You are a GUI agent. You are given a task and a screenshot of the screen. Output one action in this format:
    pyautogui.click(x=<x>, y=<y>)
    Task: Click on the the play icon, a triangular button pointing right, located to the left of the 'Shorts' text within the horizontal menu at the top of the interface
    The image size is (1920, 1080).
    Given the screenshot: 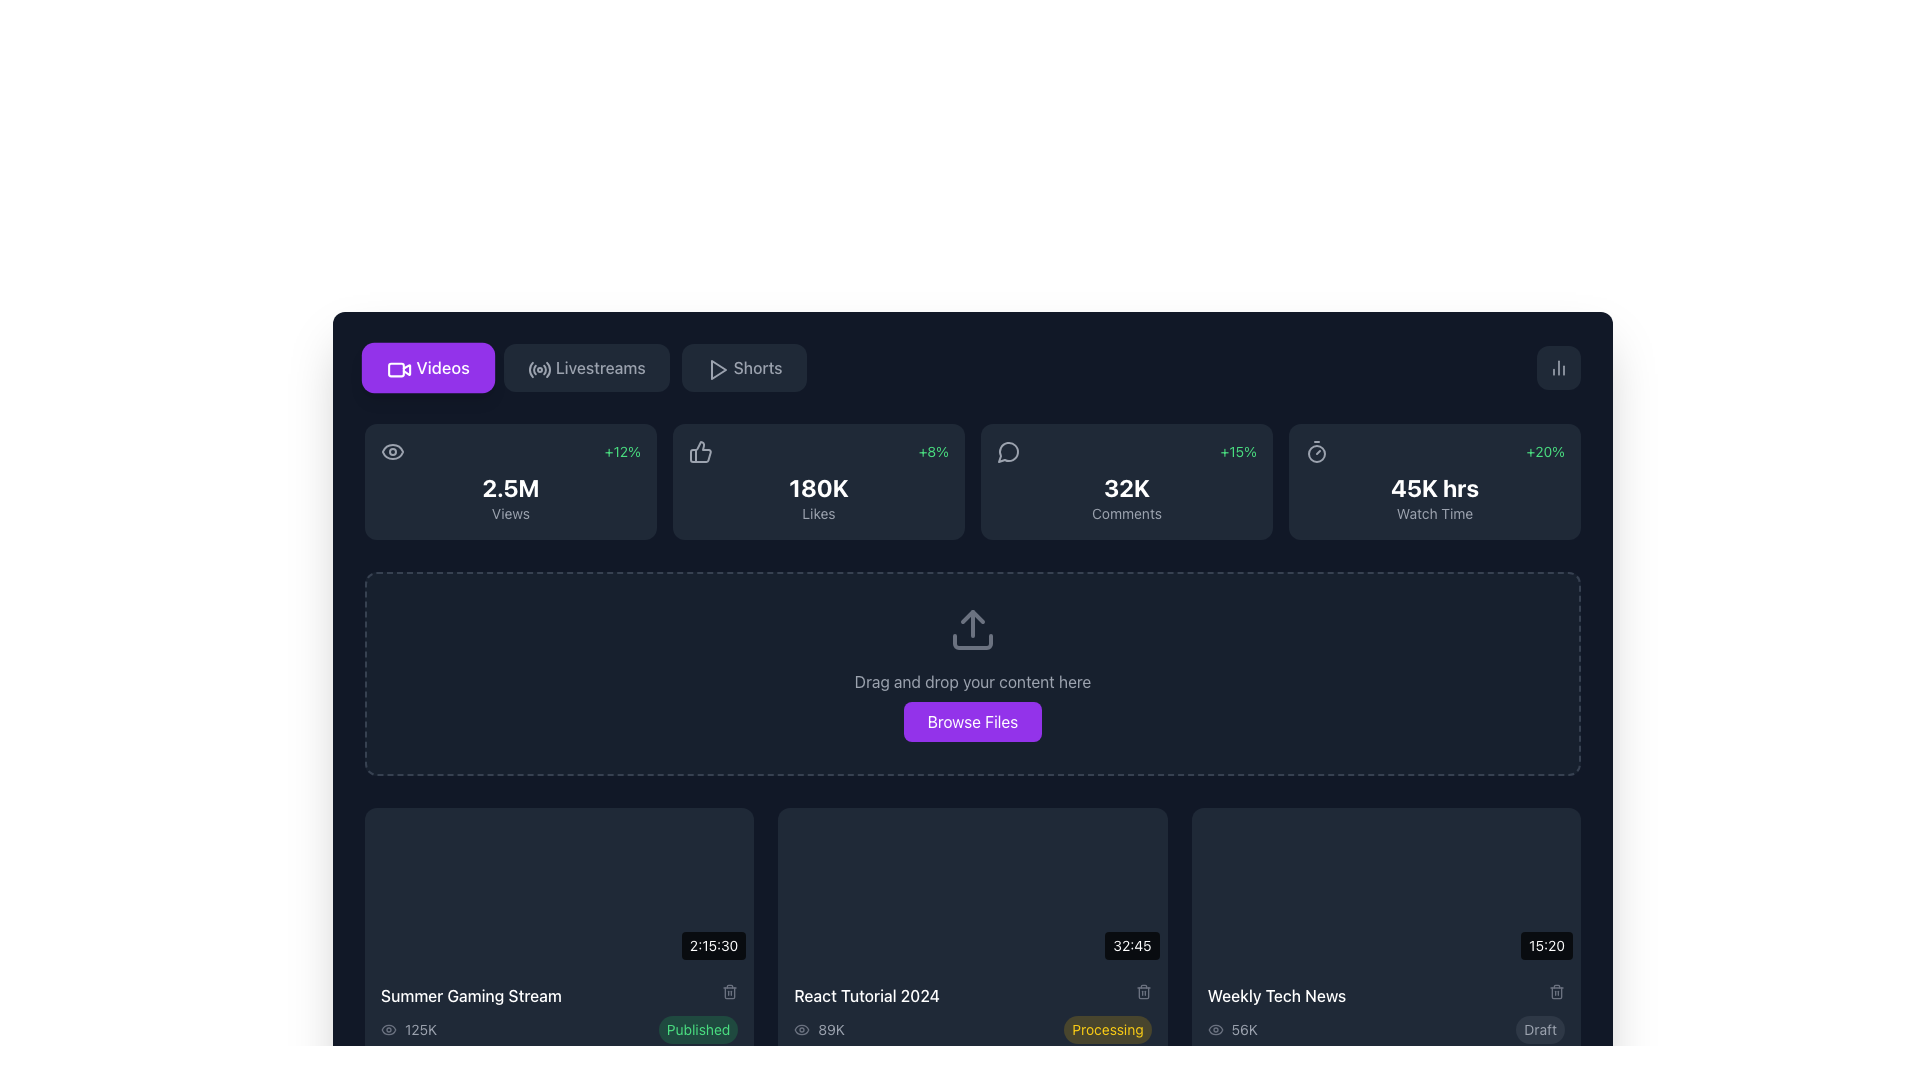 What is the action you would take?
    pyautogui.click(x=715, y=367)
    